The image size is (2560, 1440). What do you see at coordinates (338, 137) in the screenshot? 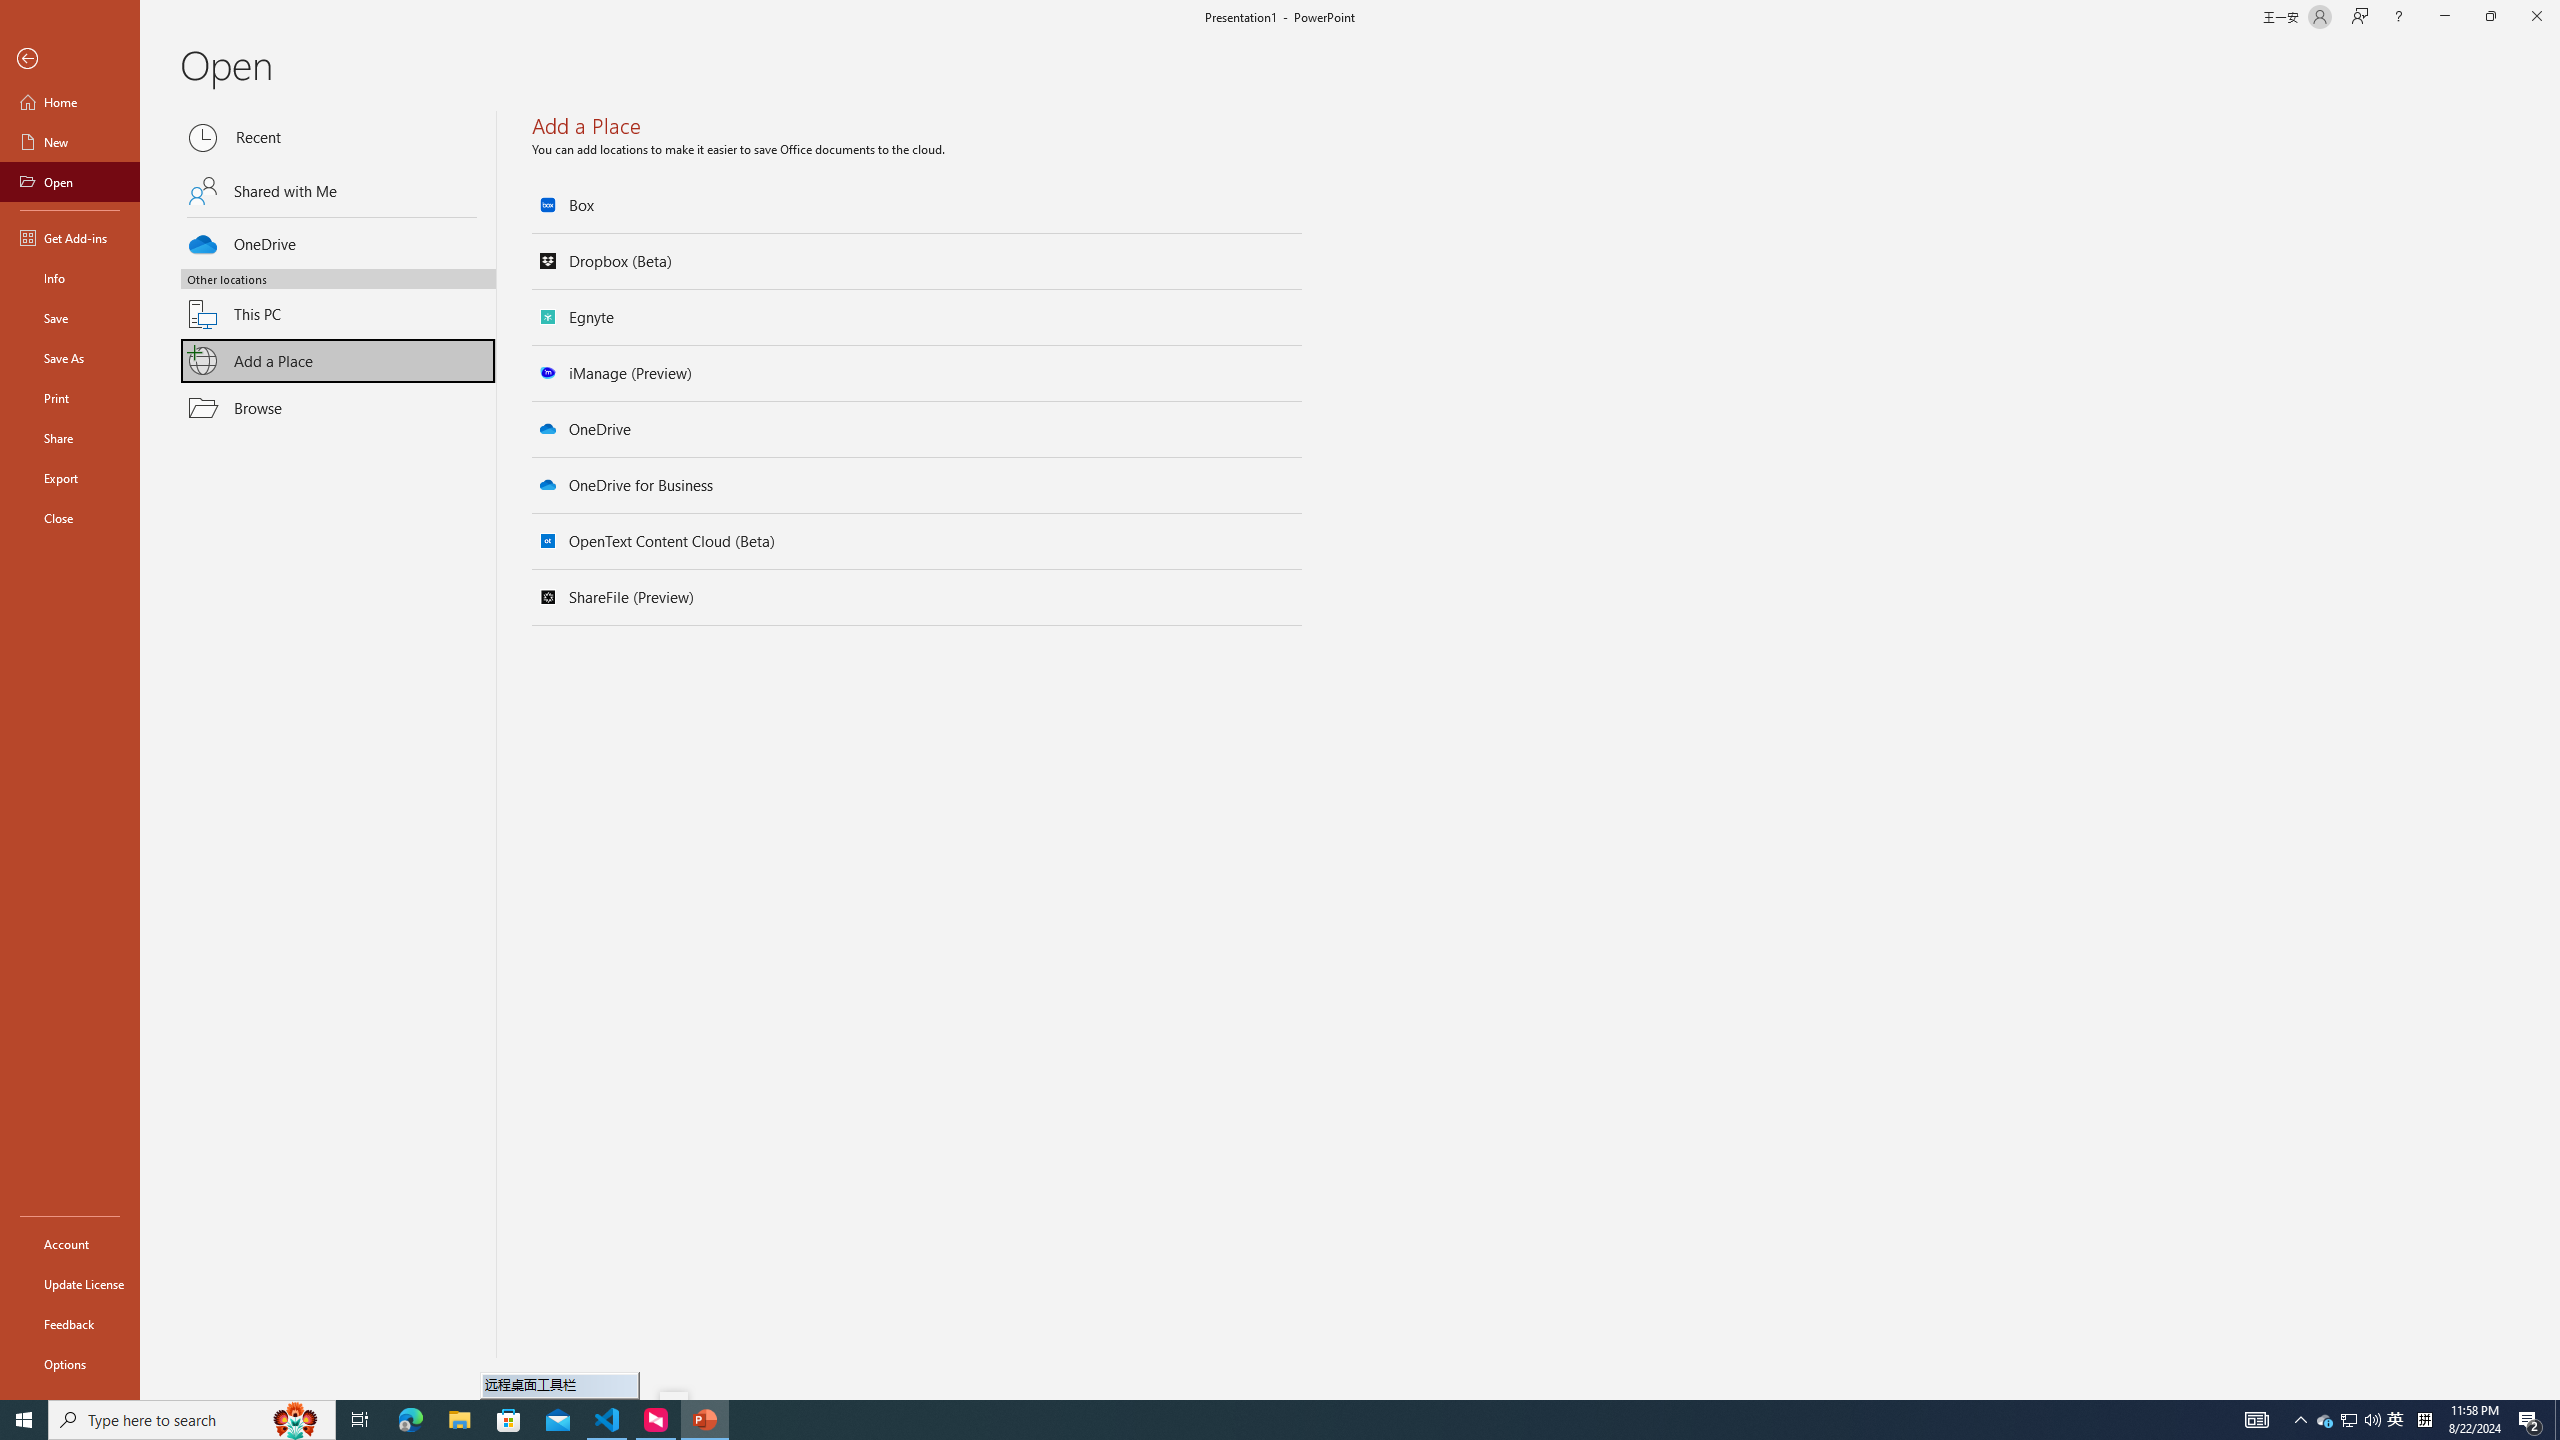
I see `'Recent'` at bounding box center [338, 137].